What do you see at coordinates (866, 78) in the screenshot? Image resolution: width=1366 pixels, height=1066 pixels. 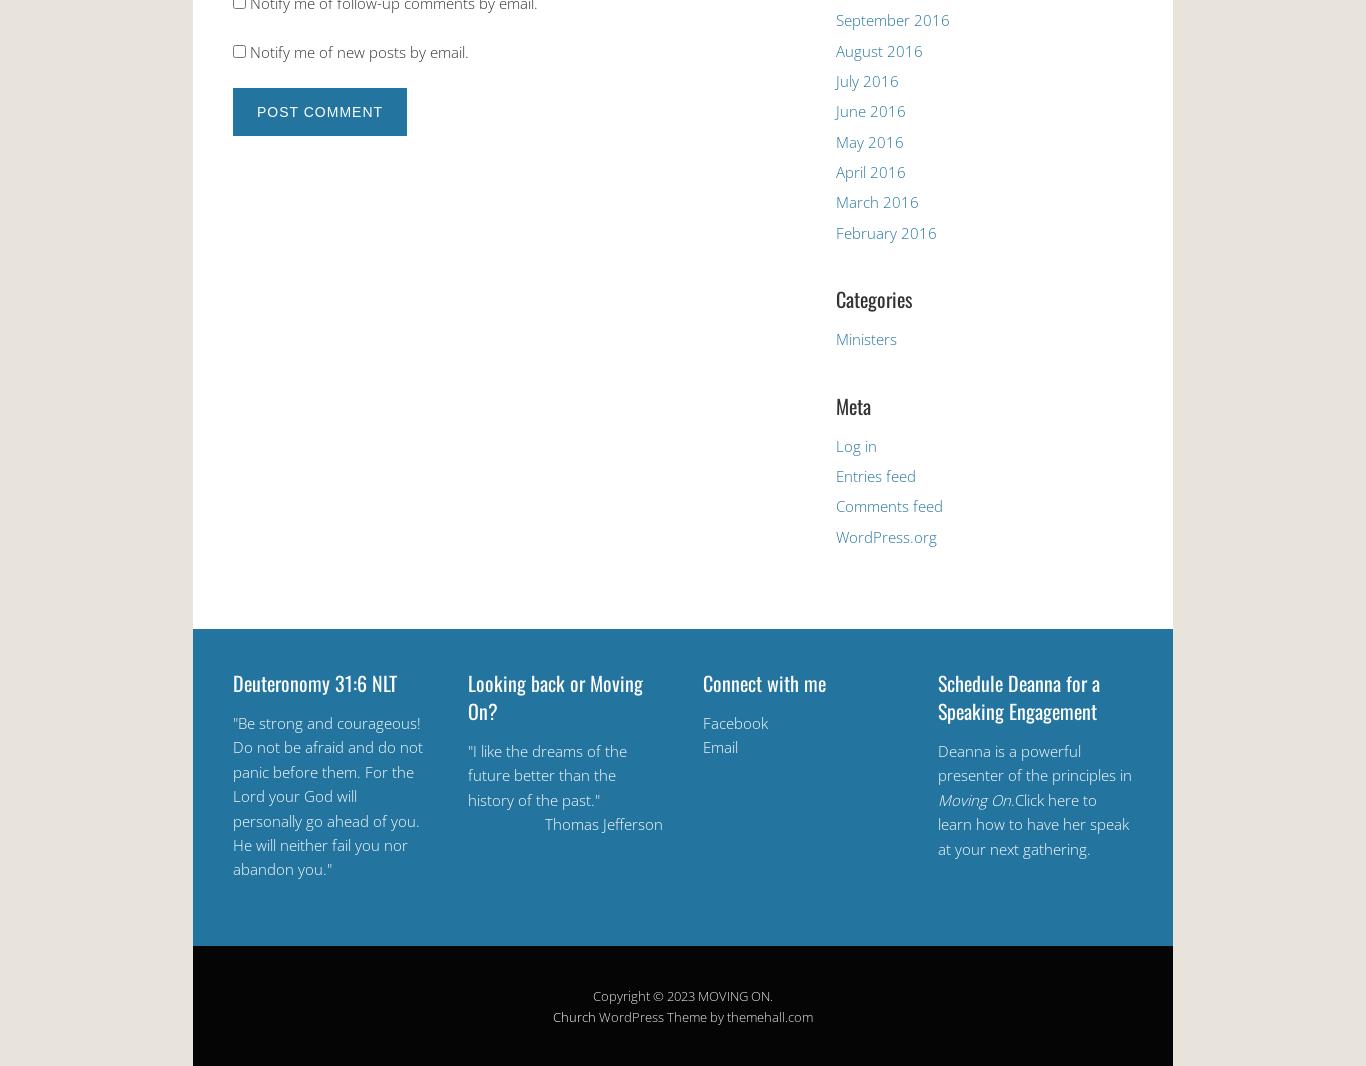 I see `'July 2016'` at bounding box center [866, 78].